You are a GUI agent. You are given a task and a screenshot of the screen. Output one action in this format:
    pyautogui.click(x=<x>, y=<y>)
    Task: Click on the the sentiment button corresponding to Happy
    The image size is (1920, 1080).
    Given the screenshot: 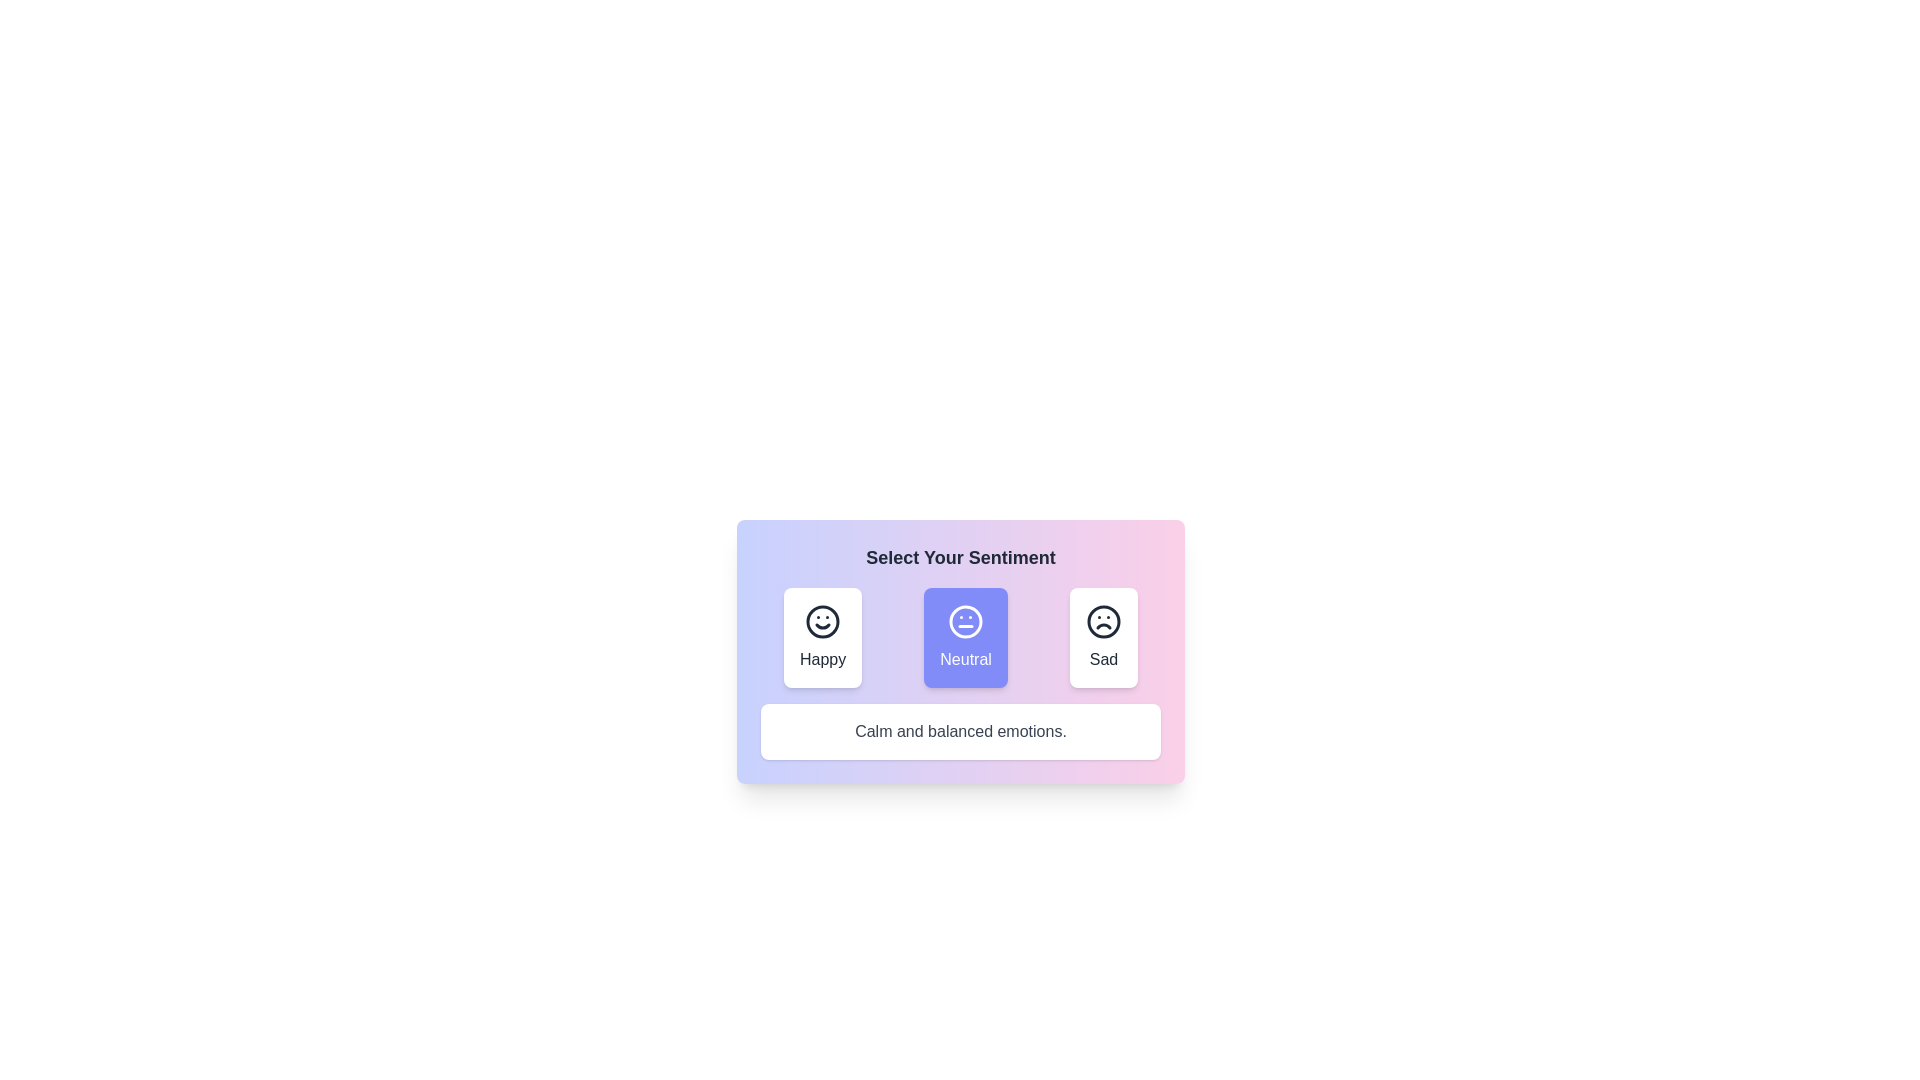 What is the action you would take?
    pyautogui.click(x=823, y=637)
    